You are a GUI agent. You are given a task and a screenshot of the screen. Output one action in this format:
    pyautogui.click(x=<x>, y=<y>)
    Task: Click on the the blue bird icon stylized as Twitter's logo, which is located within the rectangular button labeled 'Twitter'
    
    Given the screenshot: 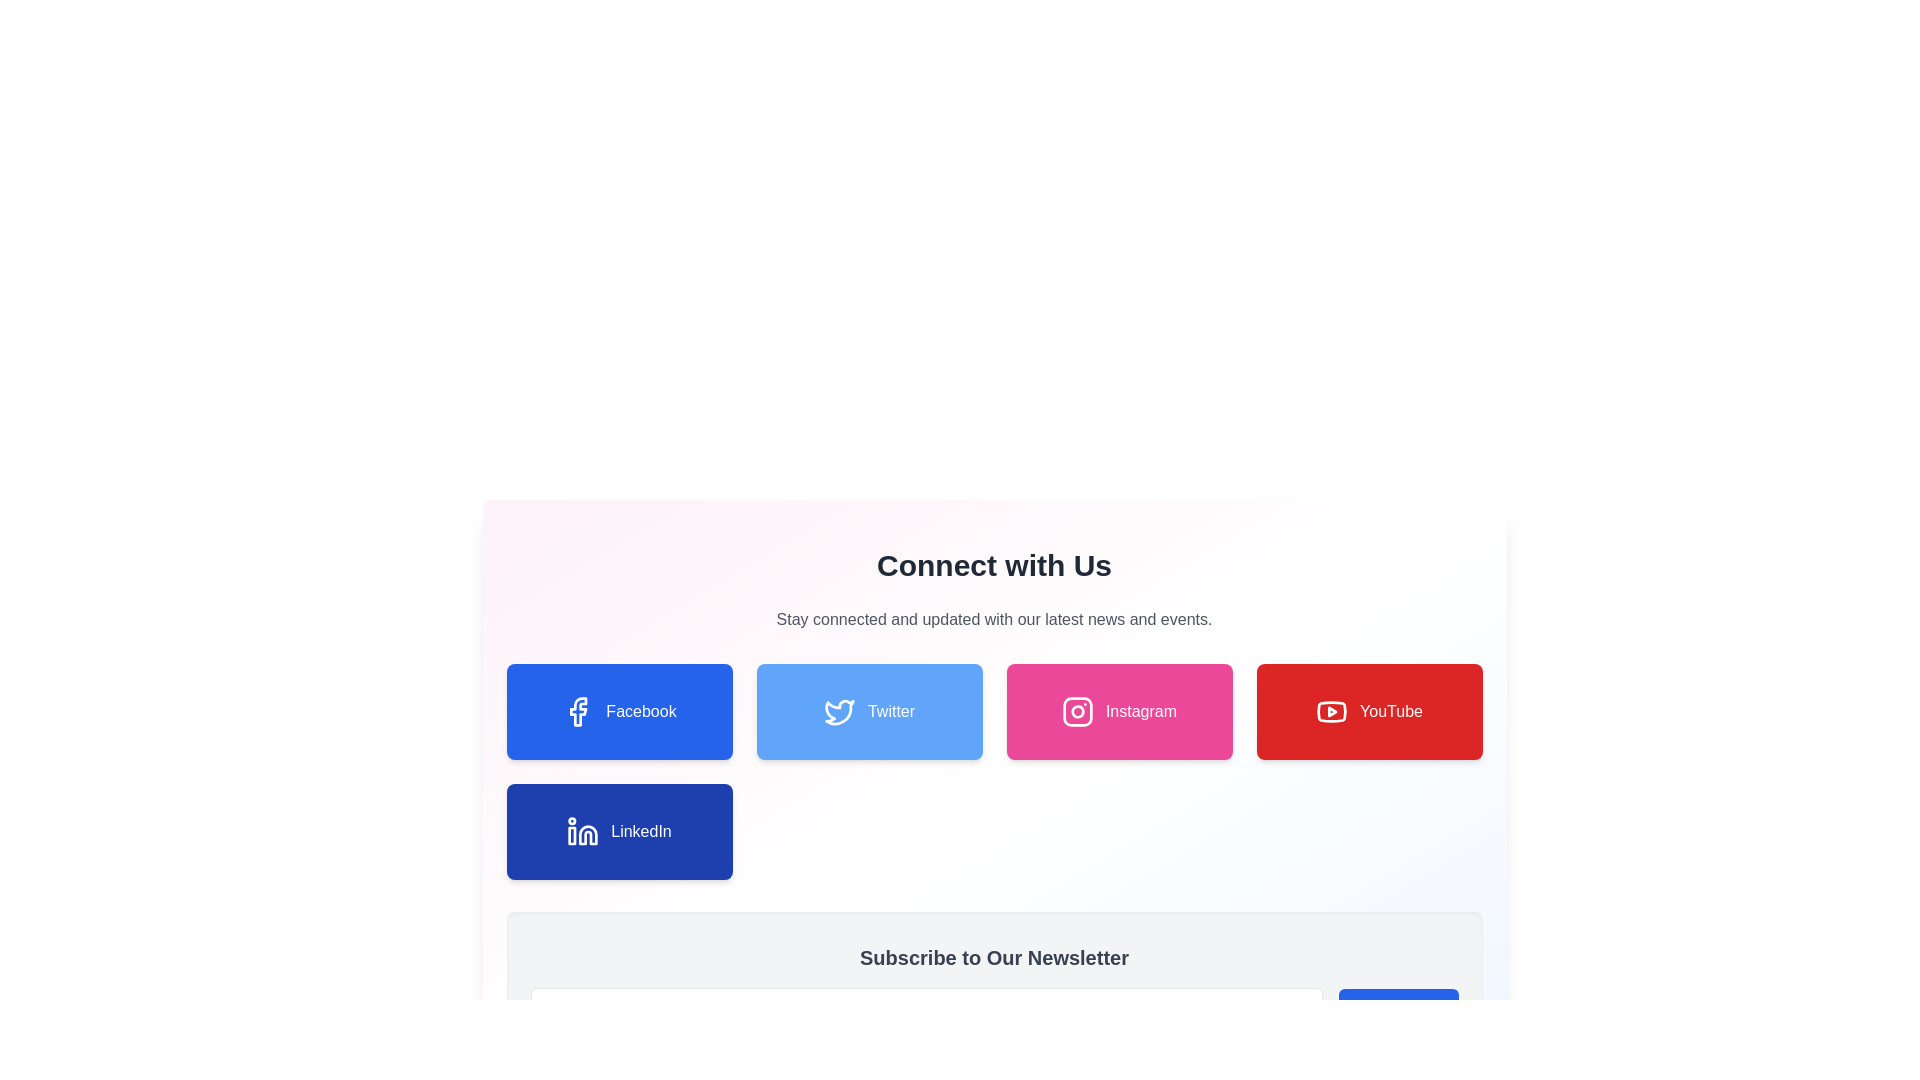 What is the action you would take?
    pyautogui.click(x=840, y=711)
    